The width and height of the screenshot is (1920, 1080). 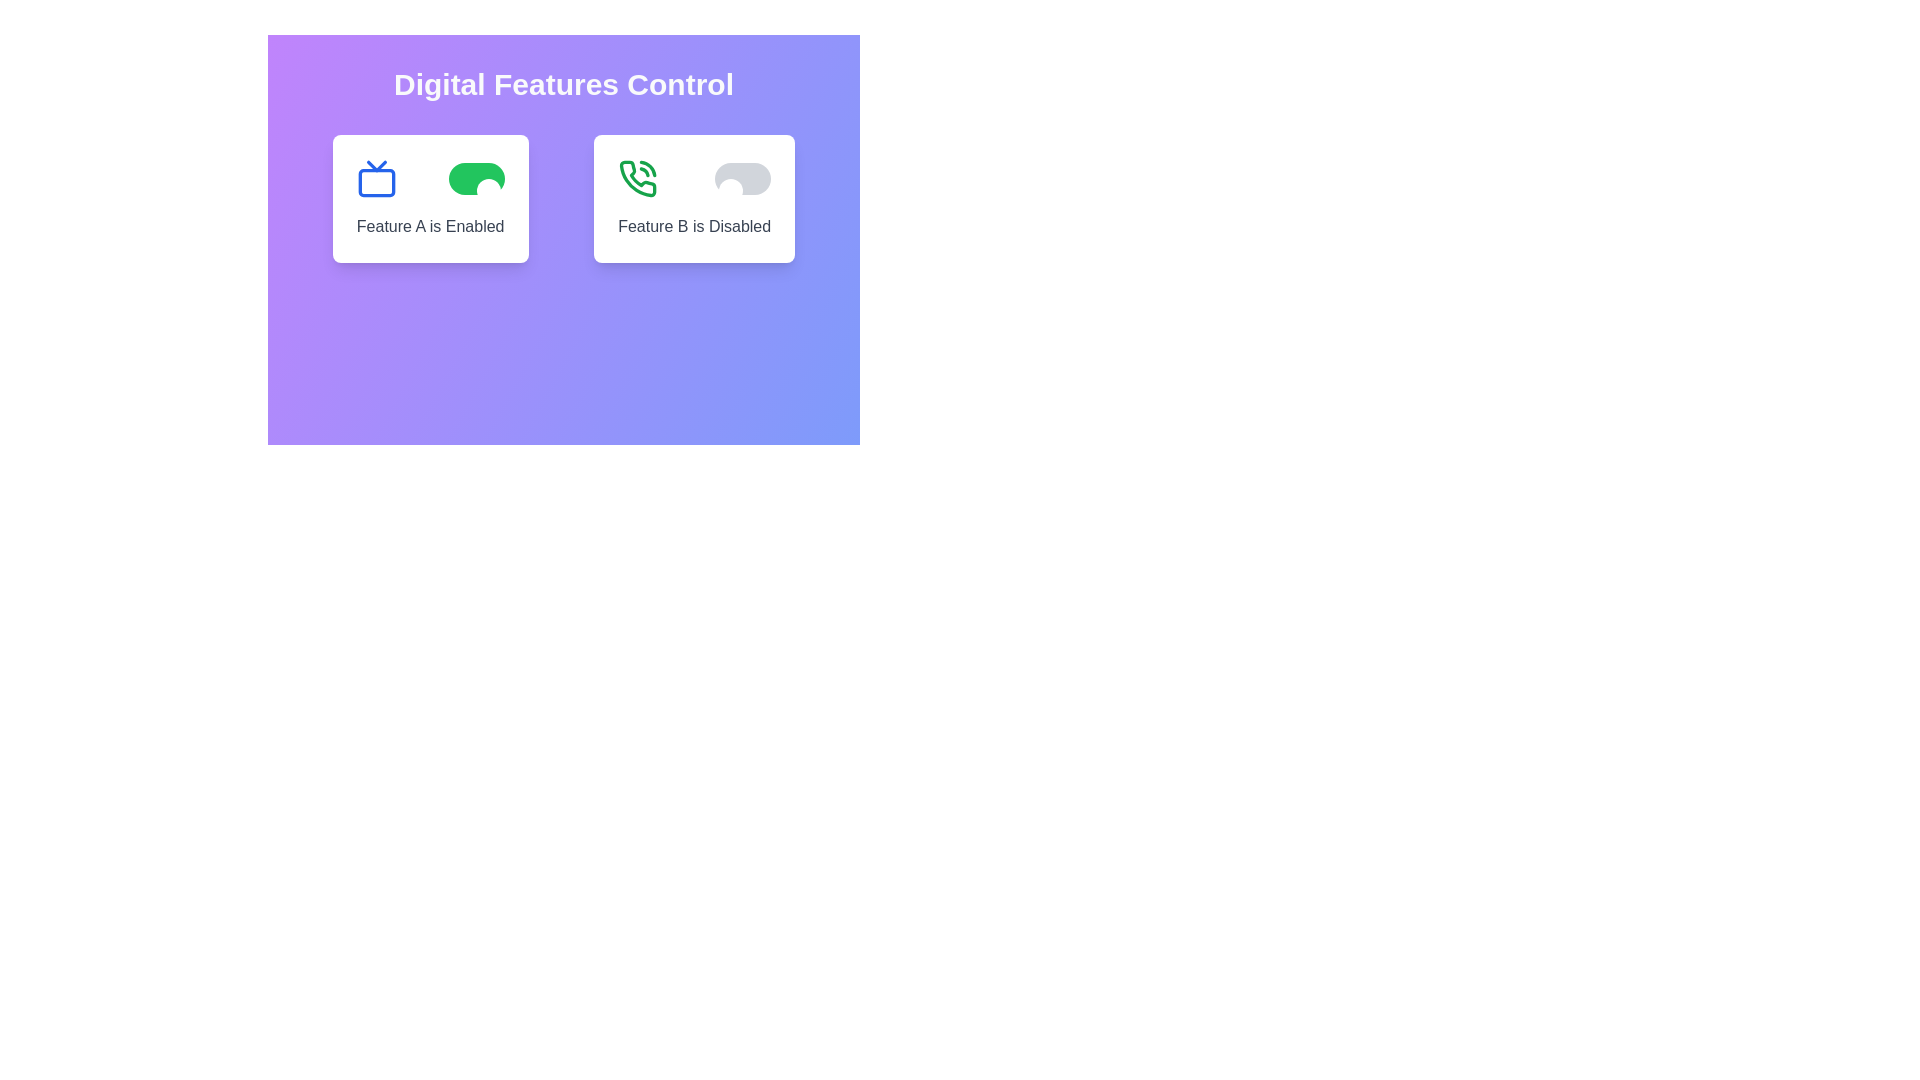 What do you see at coordinates (648, 167) in the screenshot?
I see `the green telephone receiver icon indicating a phone call, located within the card labeled 'Feature B is Disabled'` at bounding box center [648, 167].